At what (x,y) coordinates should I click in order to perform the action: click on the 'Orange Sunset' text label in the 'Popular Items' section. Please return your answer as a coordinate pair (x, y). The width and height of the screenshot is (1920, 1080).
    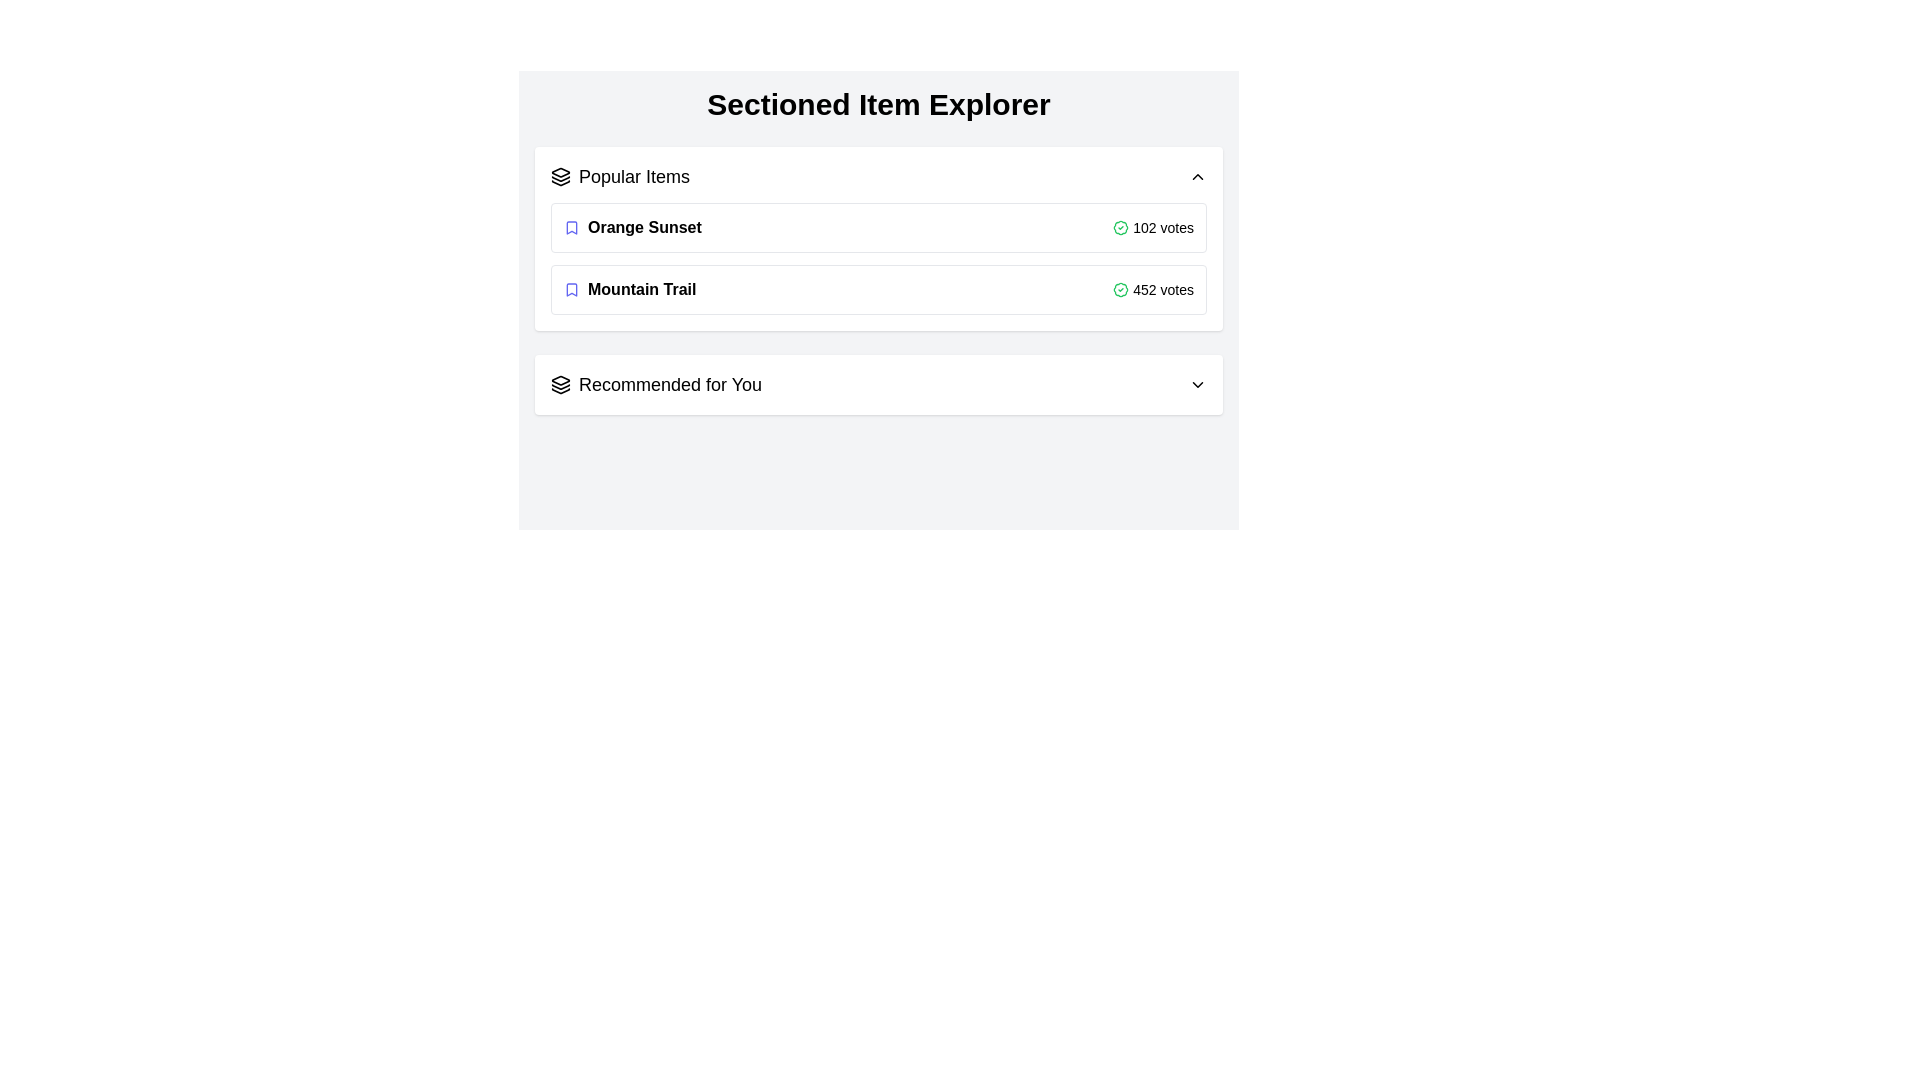
    Looking at the image, I should click on (644, 226).